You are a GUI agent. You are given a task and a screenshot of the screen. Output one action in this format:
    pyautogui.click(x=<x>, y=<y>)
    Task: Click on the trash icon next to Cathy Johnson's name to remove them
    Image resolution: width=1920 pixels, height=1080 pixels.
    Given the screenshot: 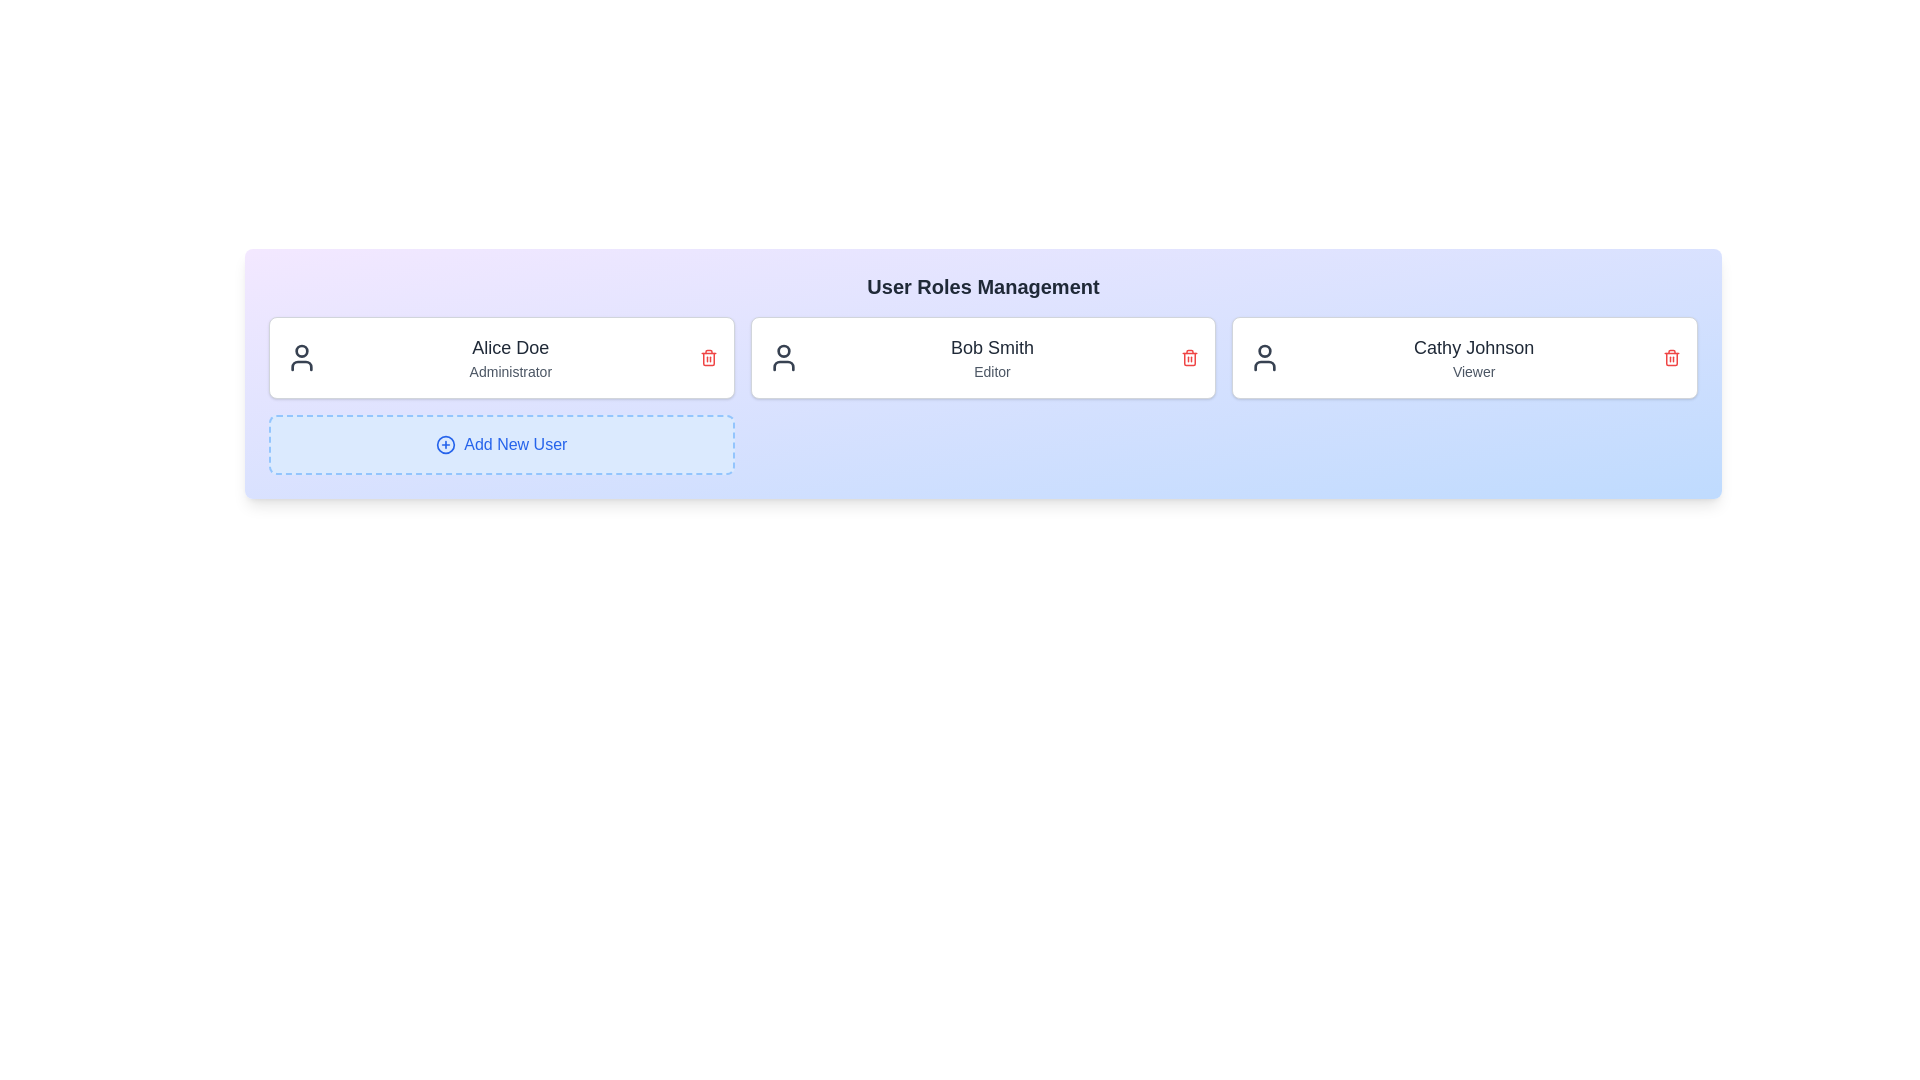 What is the action you would take?
    pyautogui.click(x=1671, y=357)
    